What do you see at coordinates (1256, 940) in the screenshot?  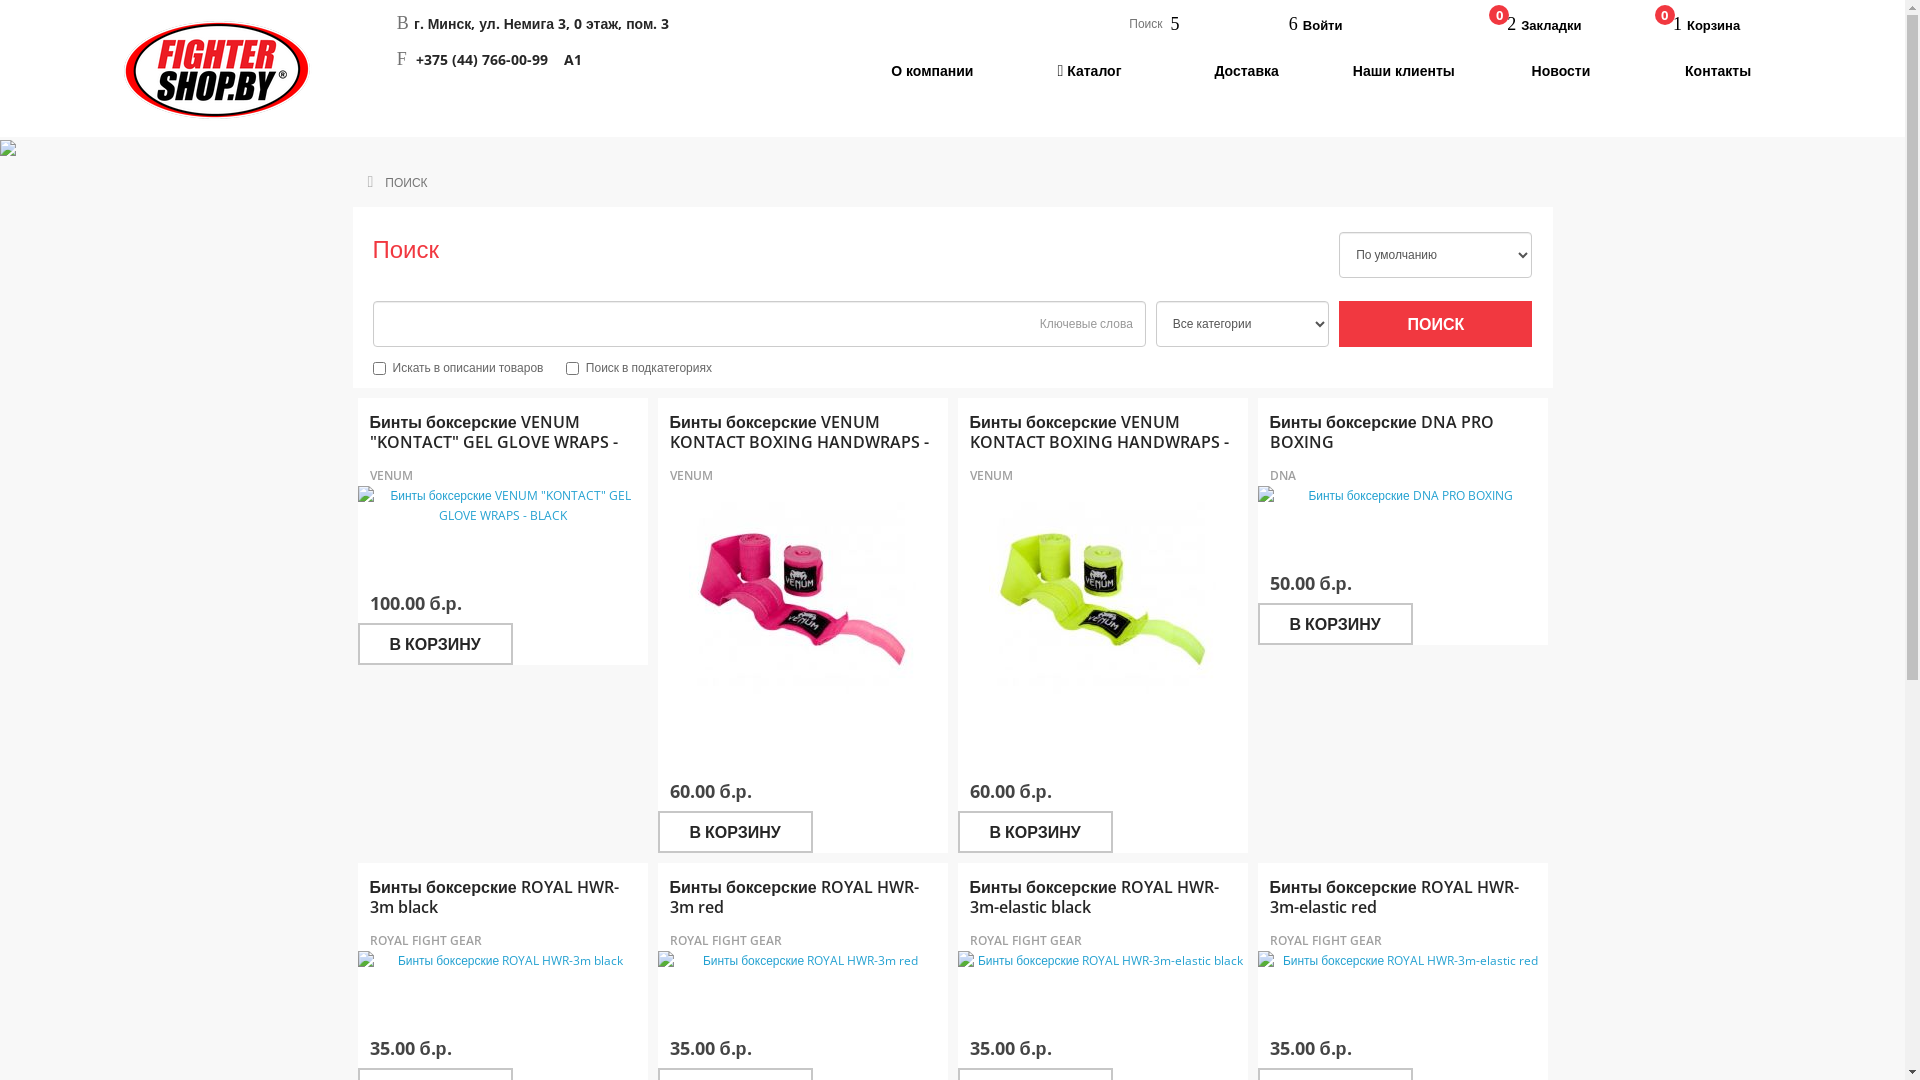 I see `'ROYAL FIGHT GEAR'` at bounding box center [1256, 940].